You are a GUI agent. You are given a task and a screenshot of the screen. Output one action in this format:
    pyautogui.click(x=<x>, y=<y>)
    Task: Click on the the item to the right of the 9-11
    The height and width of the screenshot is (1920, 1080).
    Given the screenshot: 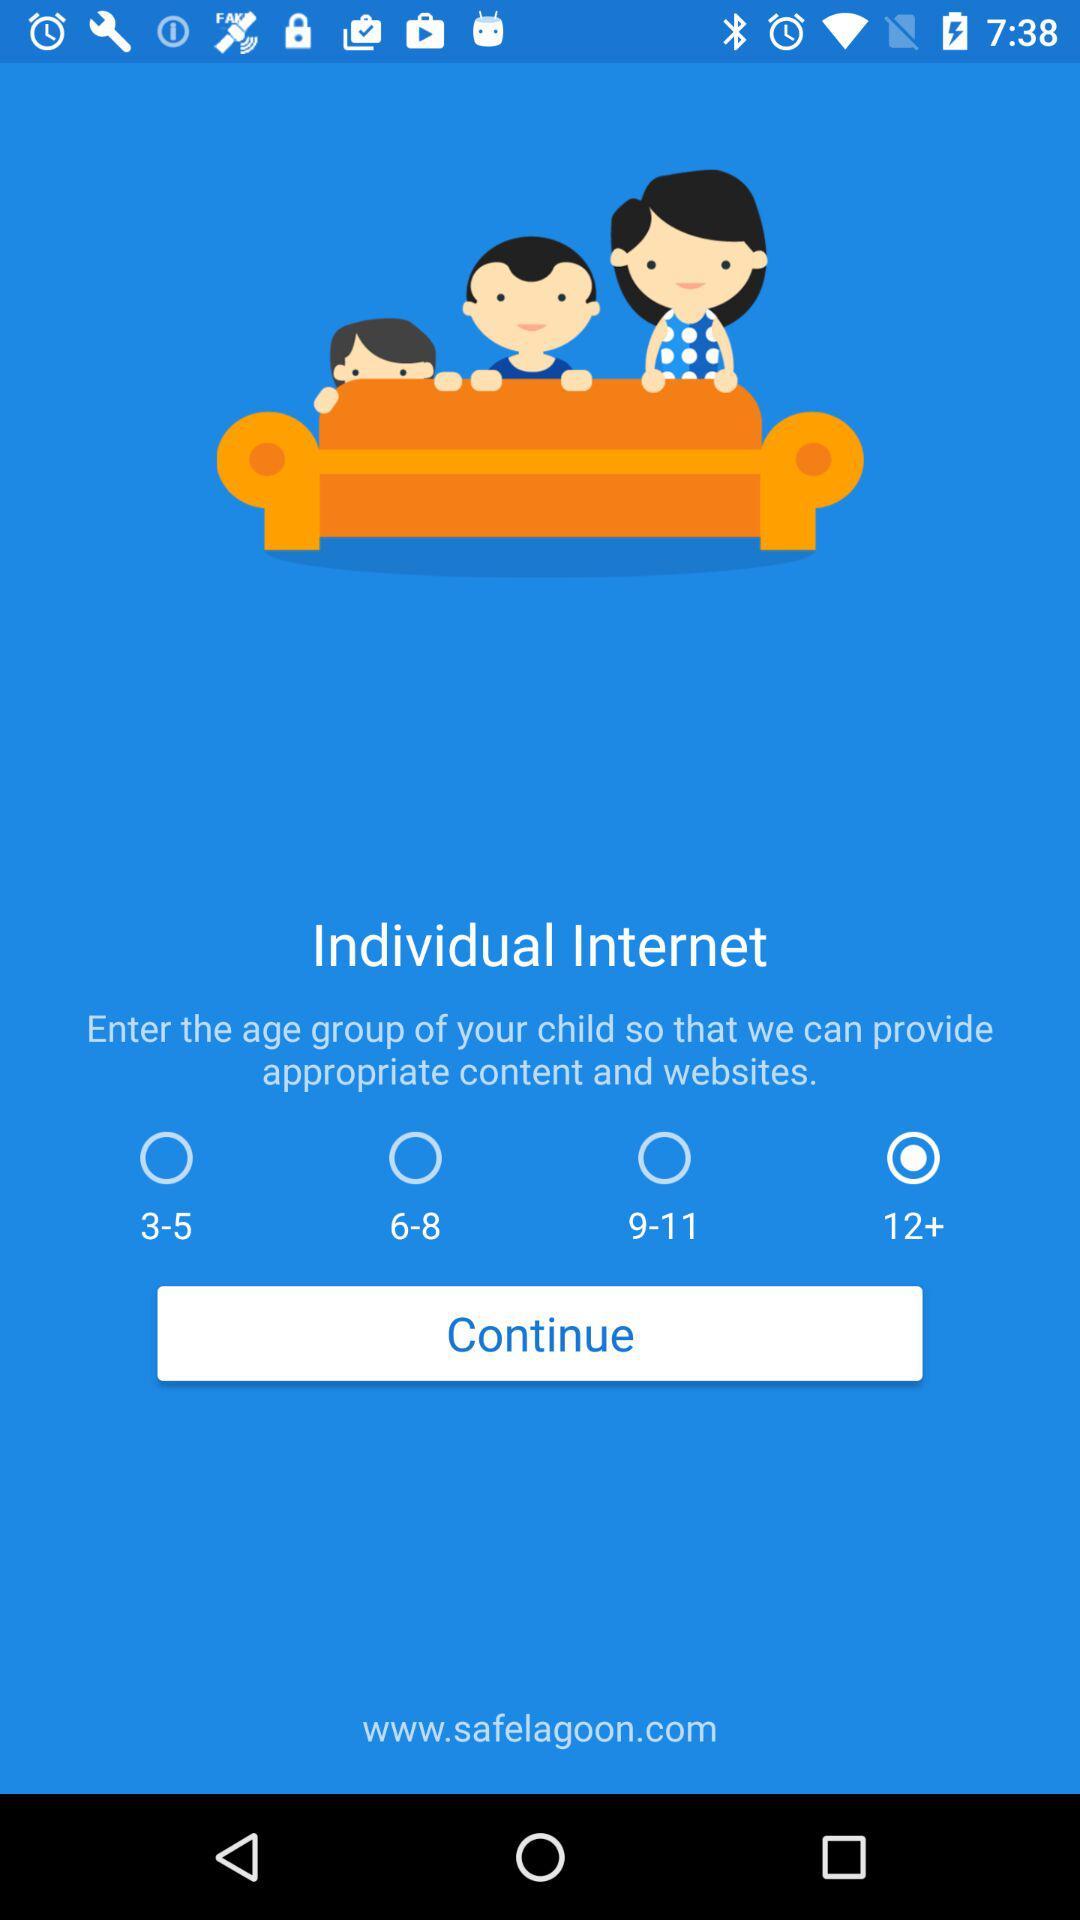 What is the action you would take?
    pyautogui.click(x=913, y=1182)
    